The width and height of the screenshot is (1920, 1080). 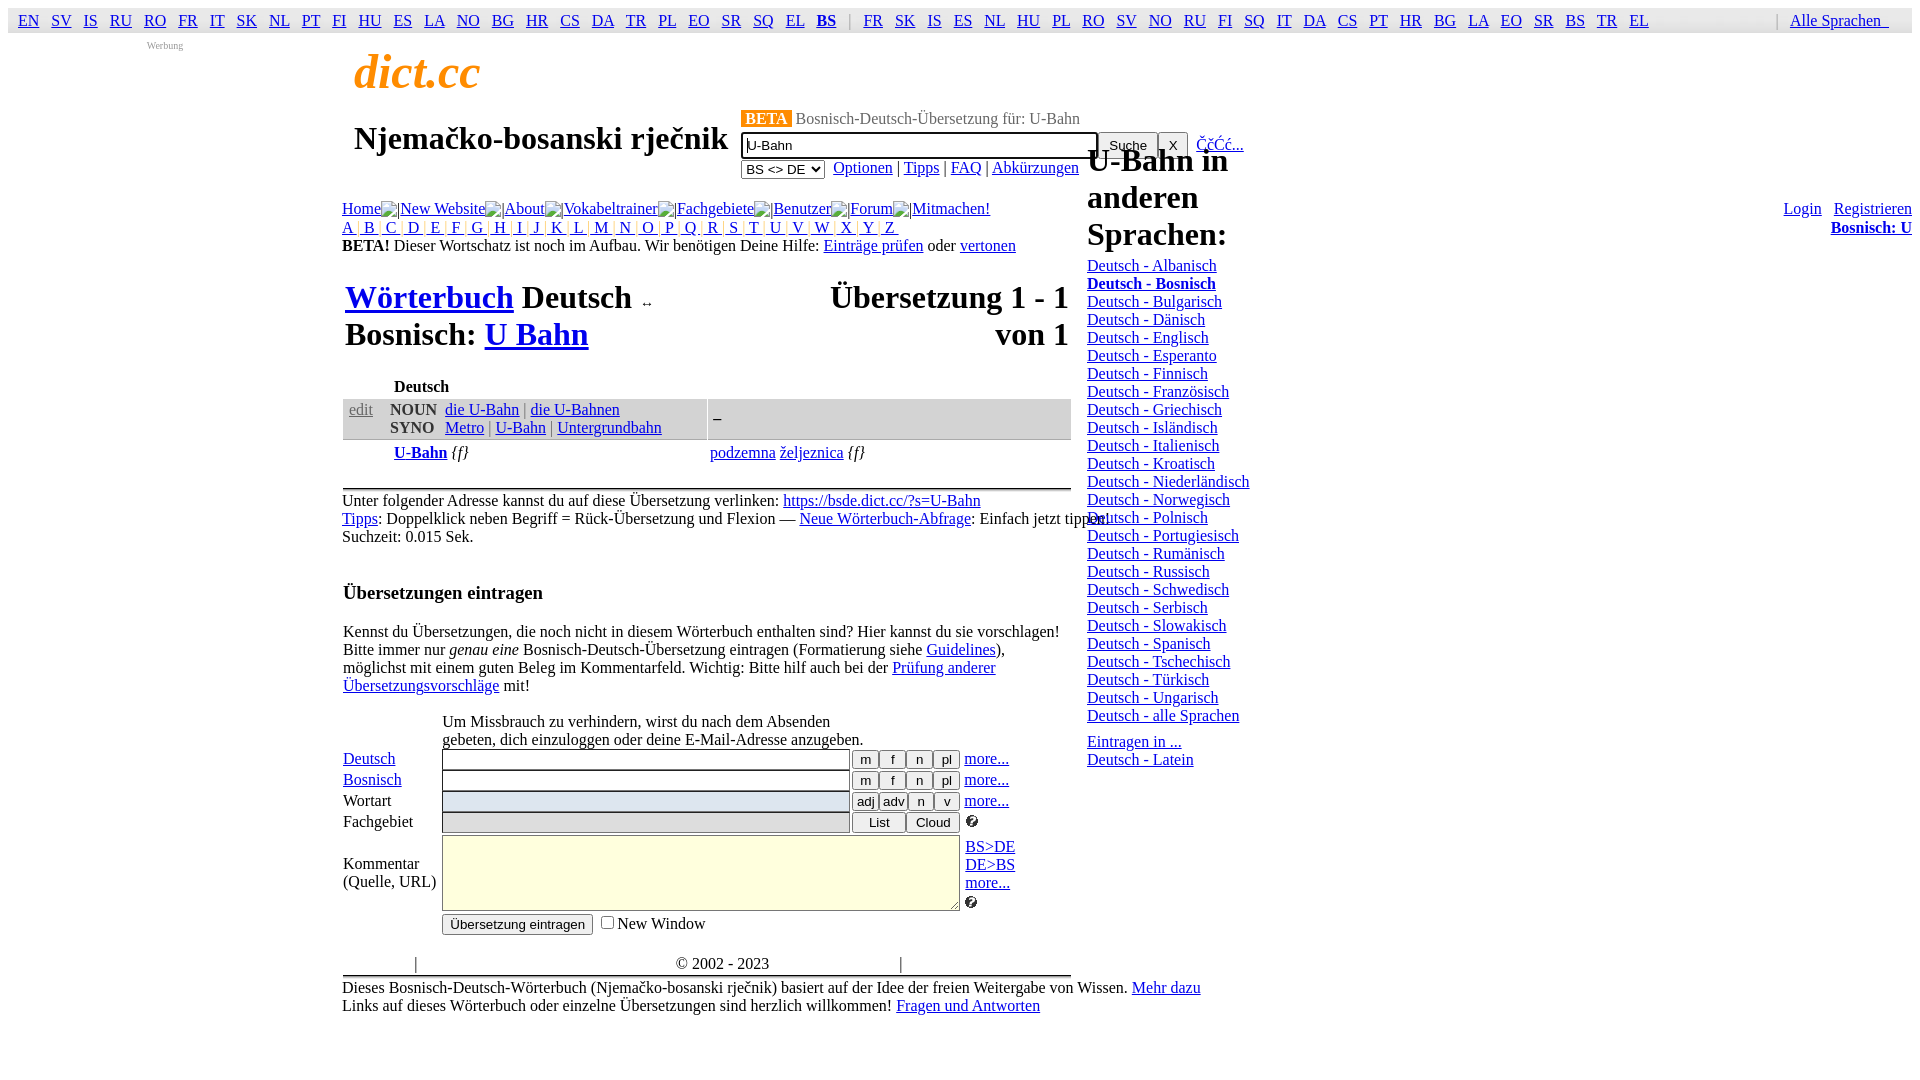 I want to click on 'H', so click(x=499, y=226).